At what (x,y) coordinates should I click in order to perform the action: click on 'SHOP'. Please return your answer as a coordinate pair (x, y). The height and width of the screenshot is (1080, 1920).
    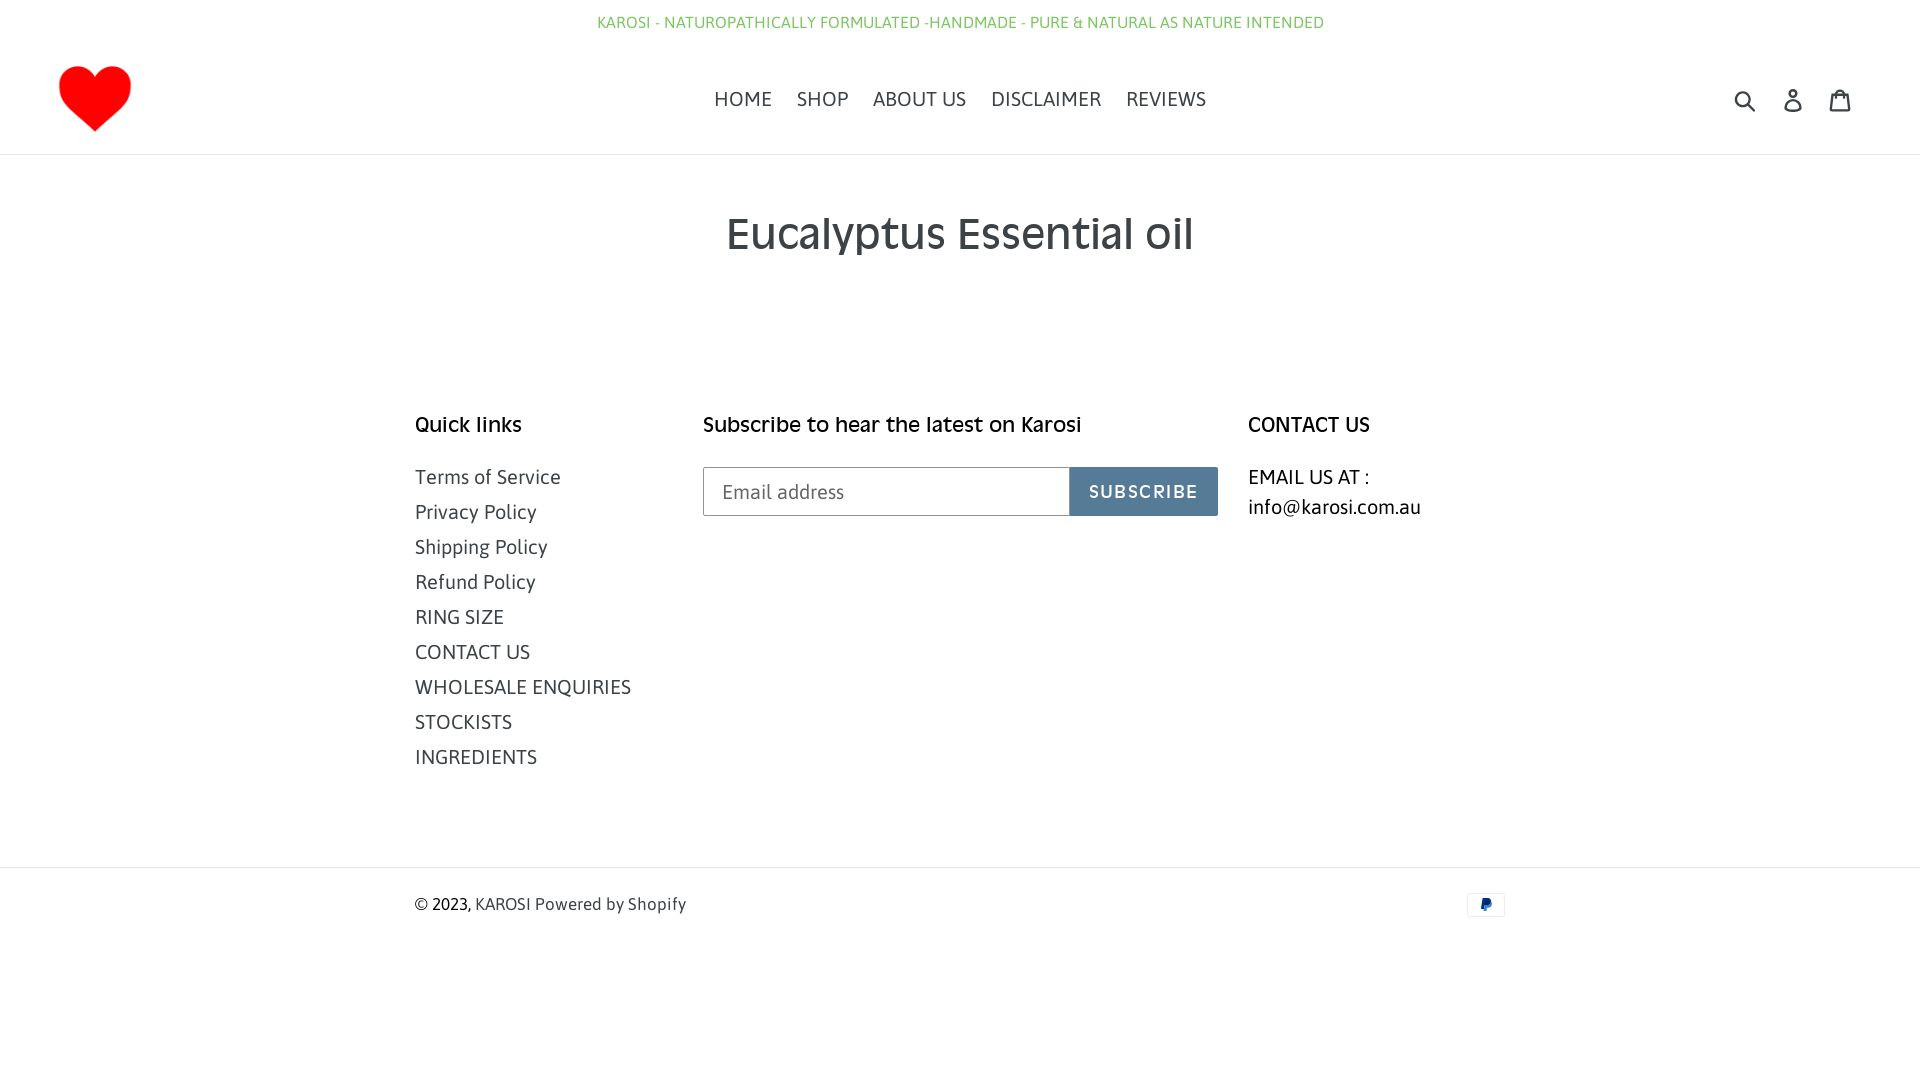
    Looking at the image, I should click on (786, 99).